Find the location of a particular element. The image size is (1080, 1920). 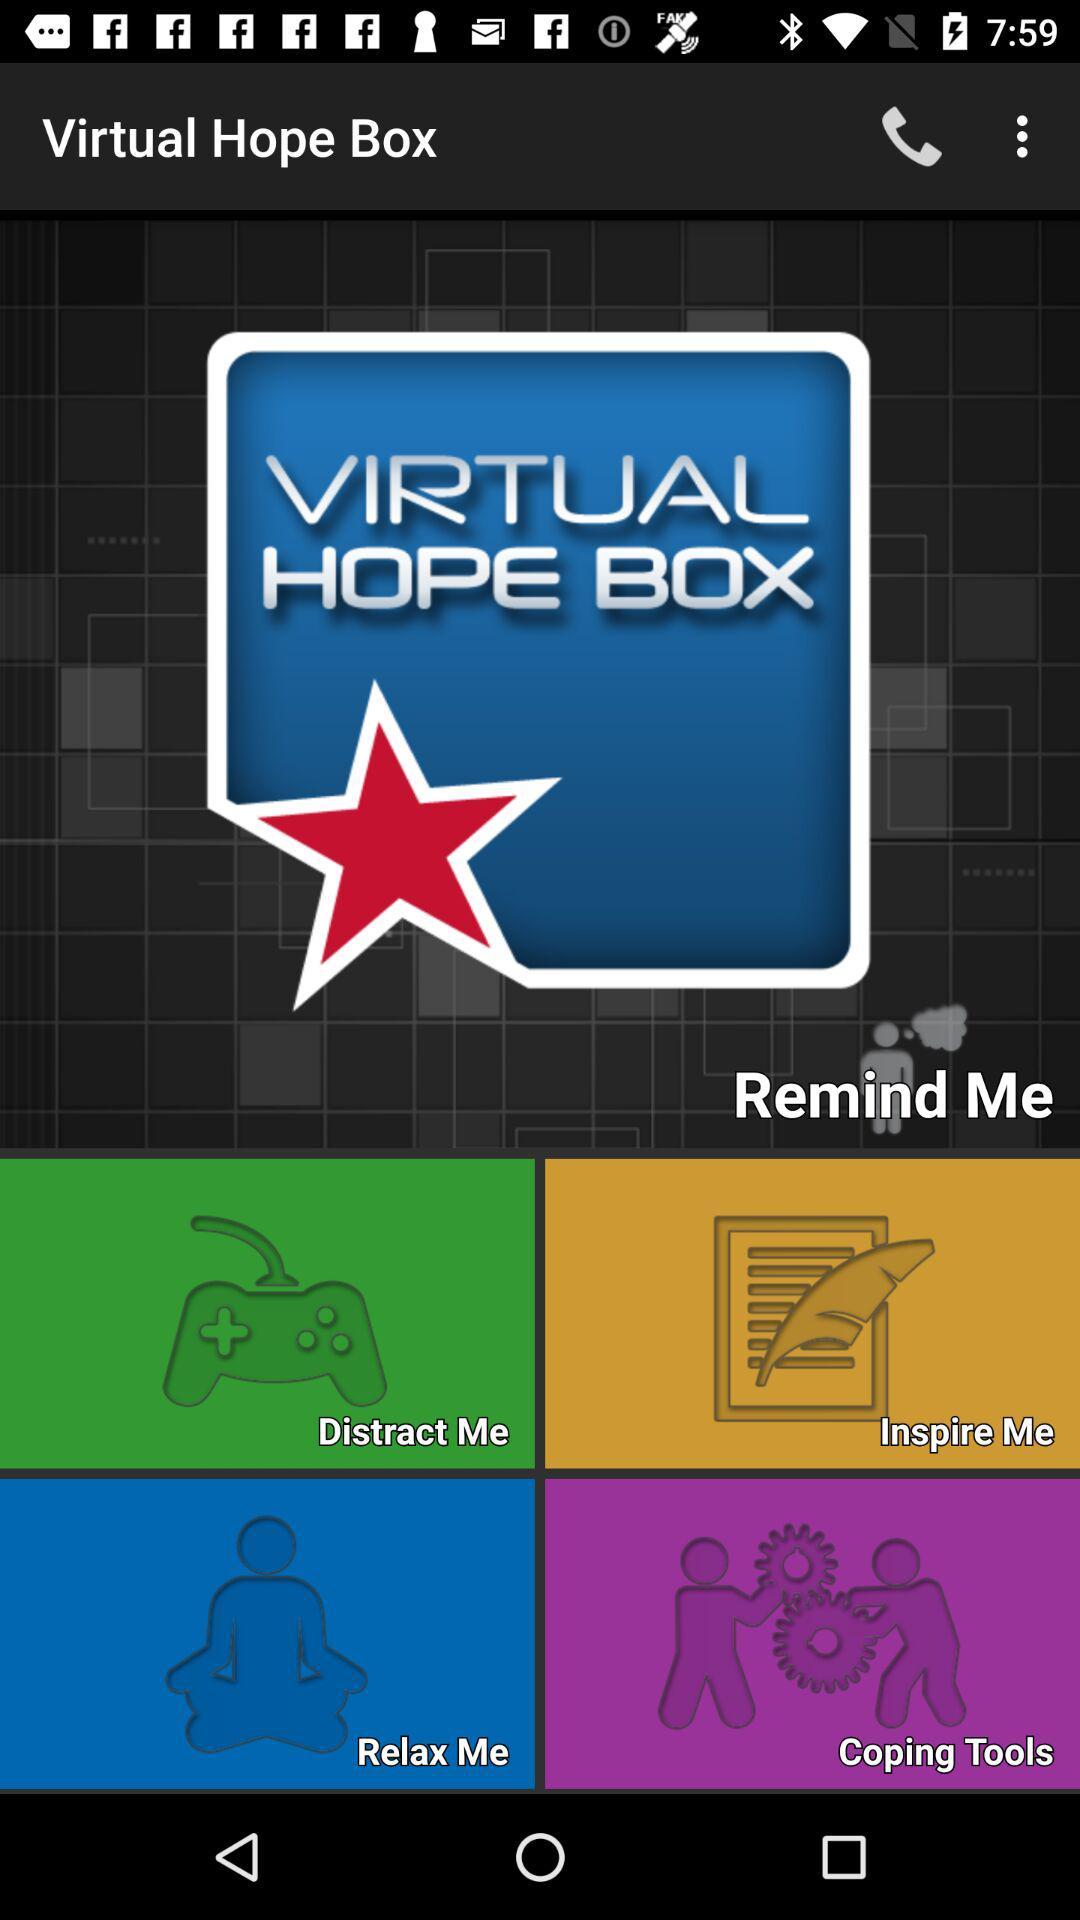

the phone icon at the top right of the web page is located at coordinates (911, 136).